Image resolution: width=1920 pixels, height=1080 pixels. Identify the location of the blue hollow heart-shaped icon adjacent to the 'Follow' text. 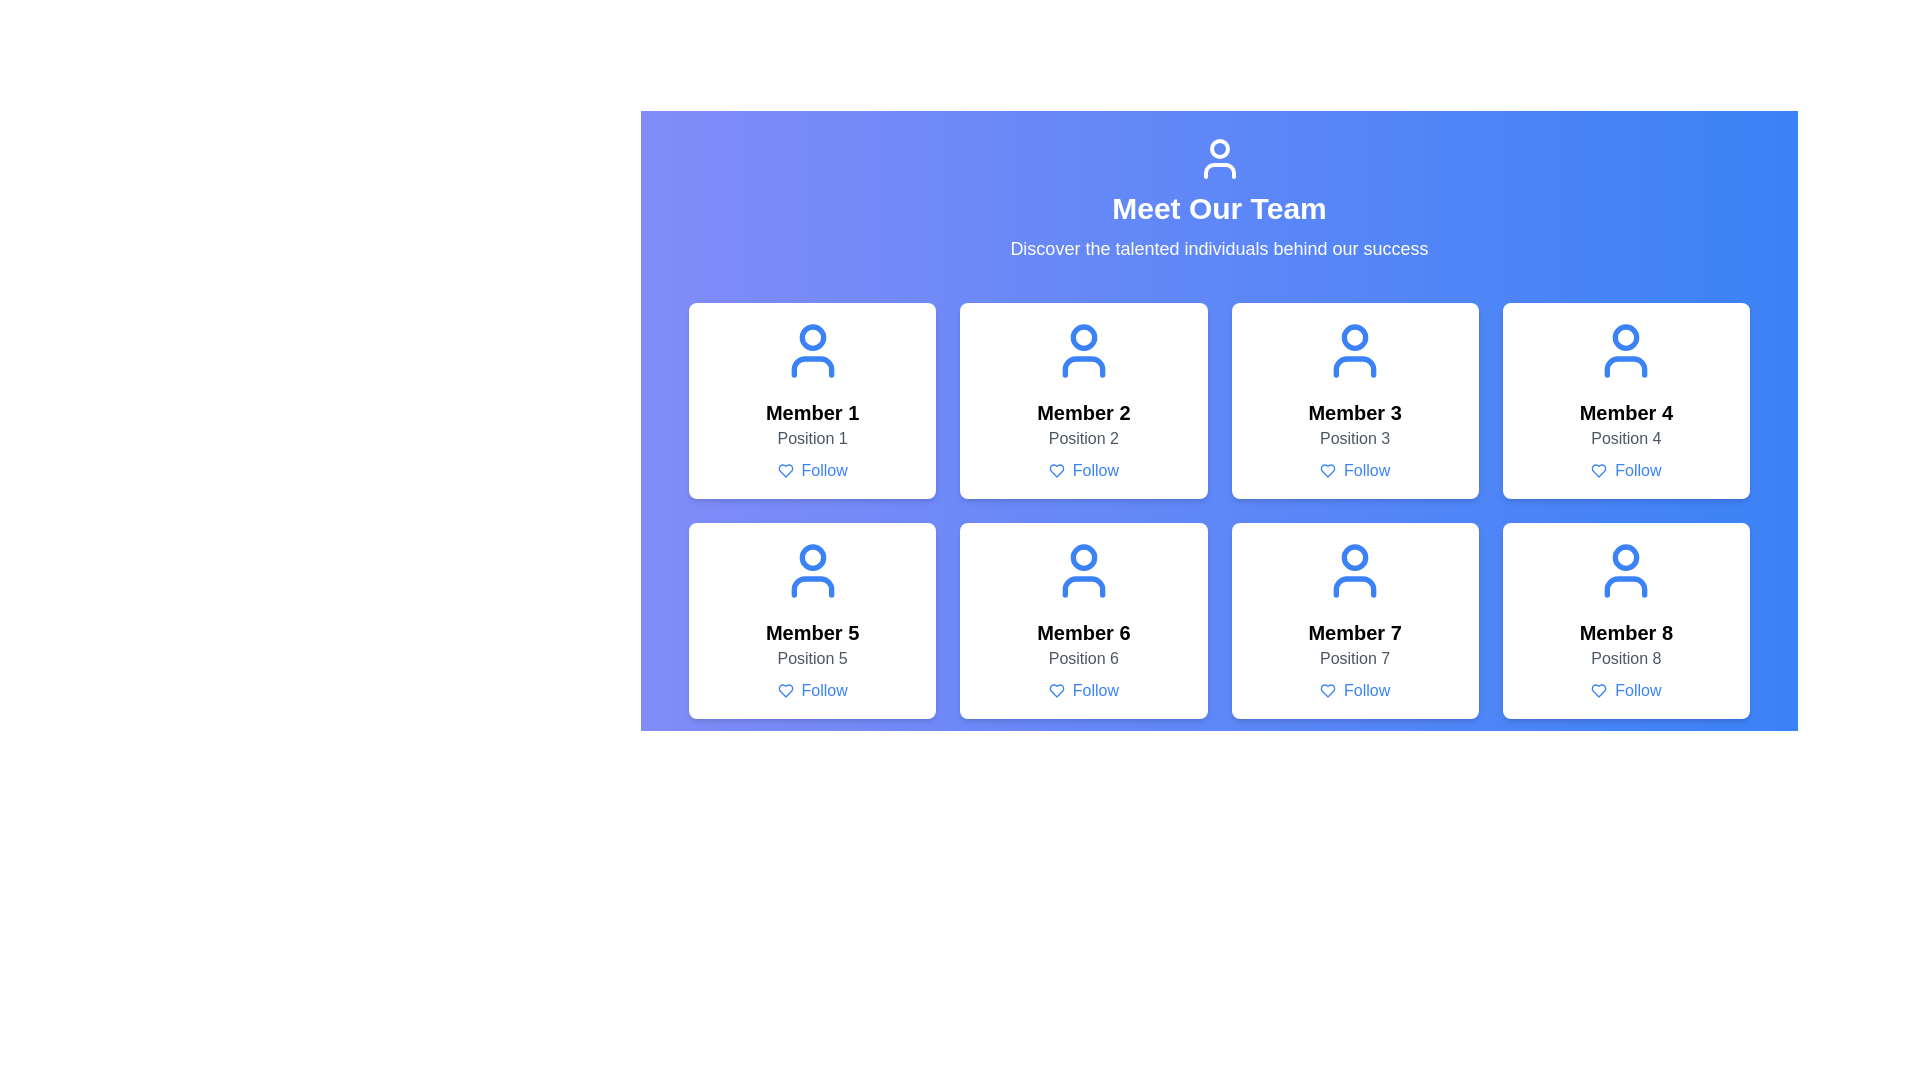
(1328, 470).